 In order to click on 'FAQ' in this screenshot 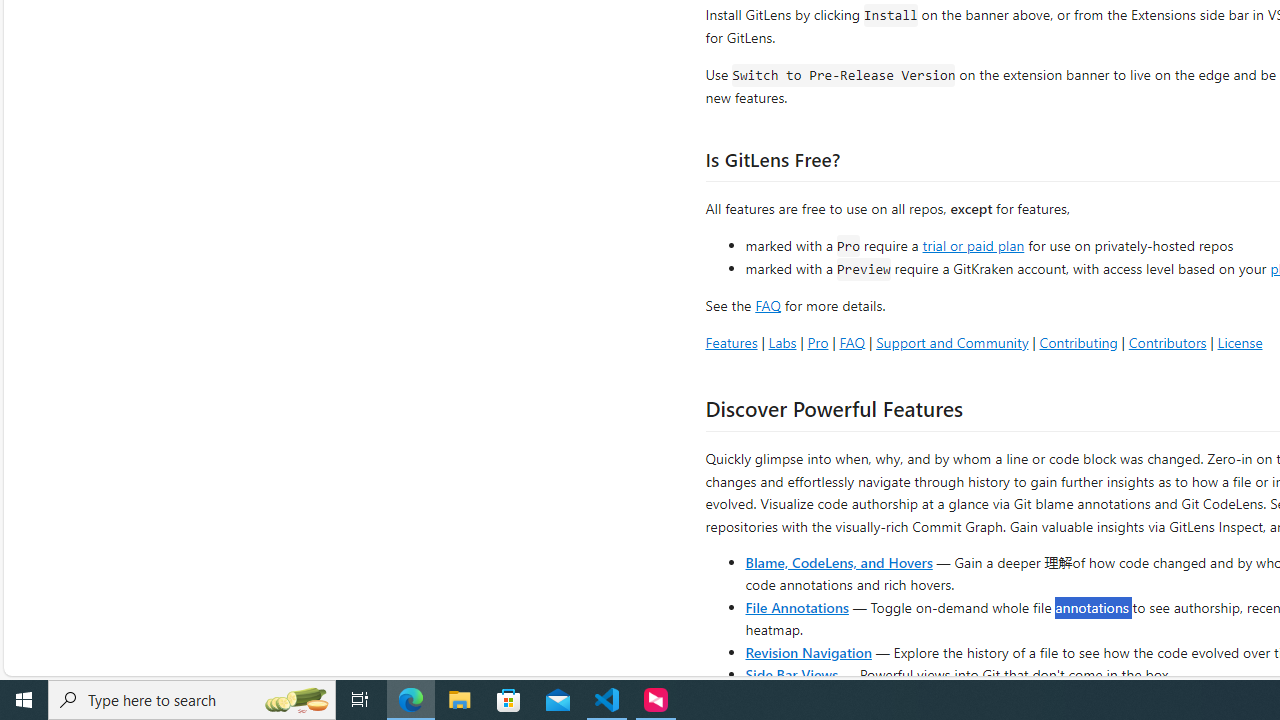, I will do `click(852, 341)`.